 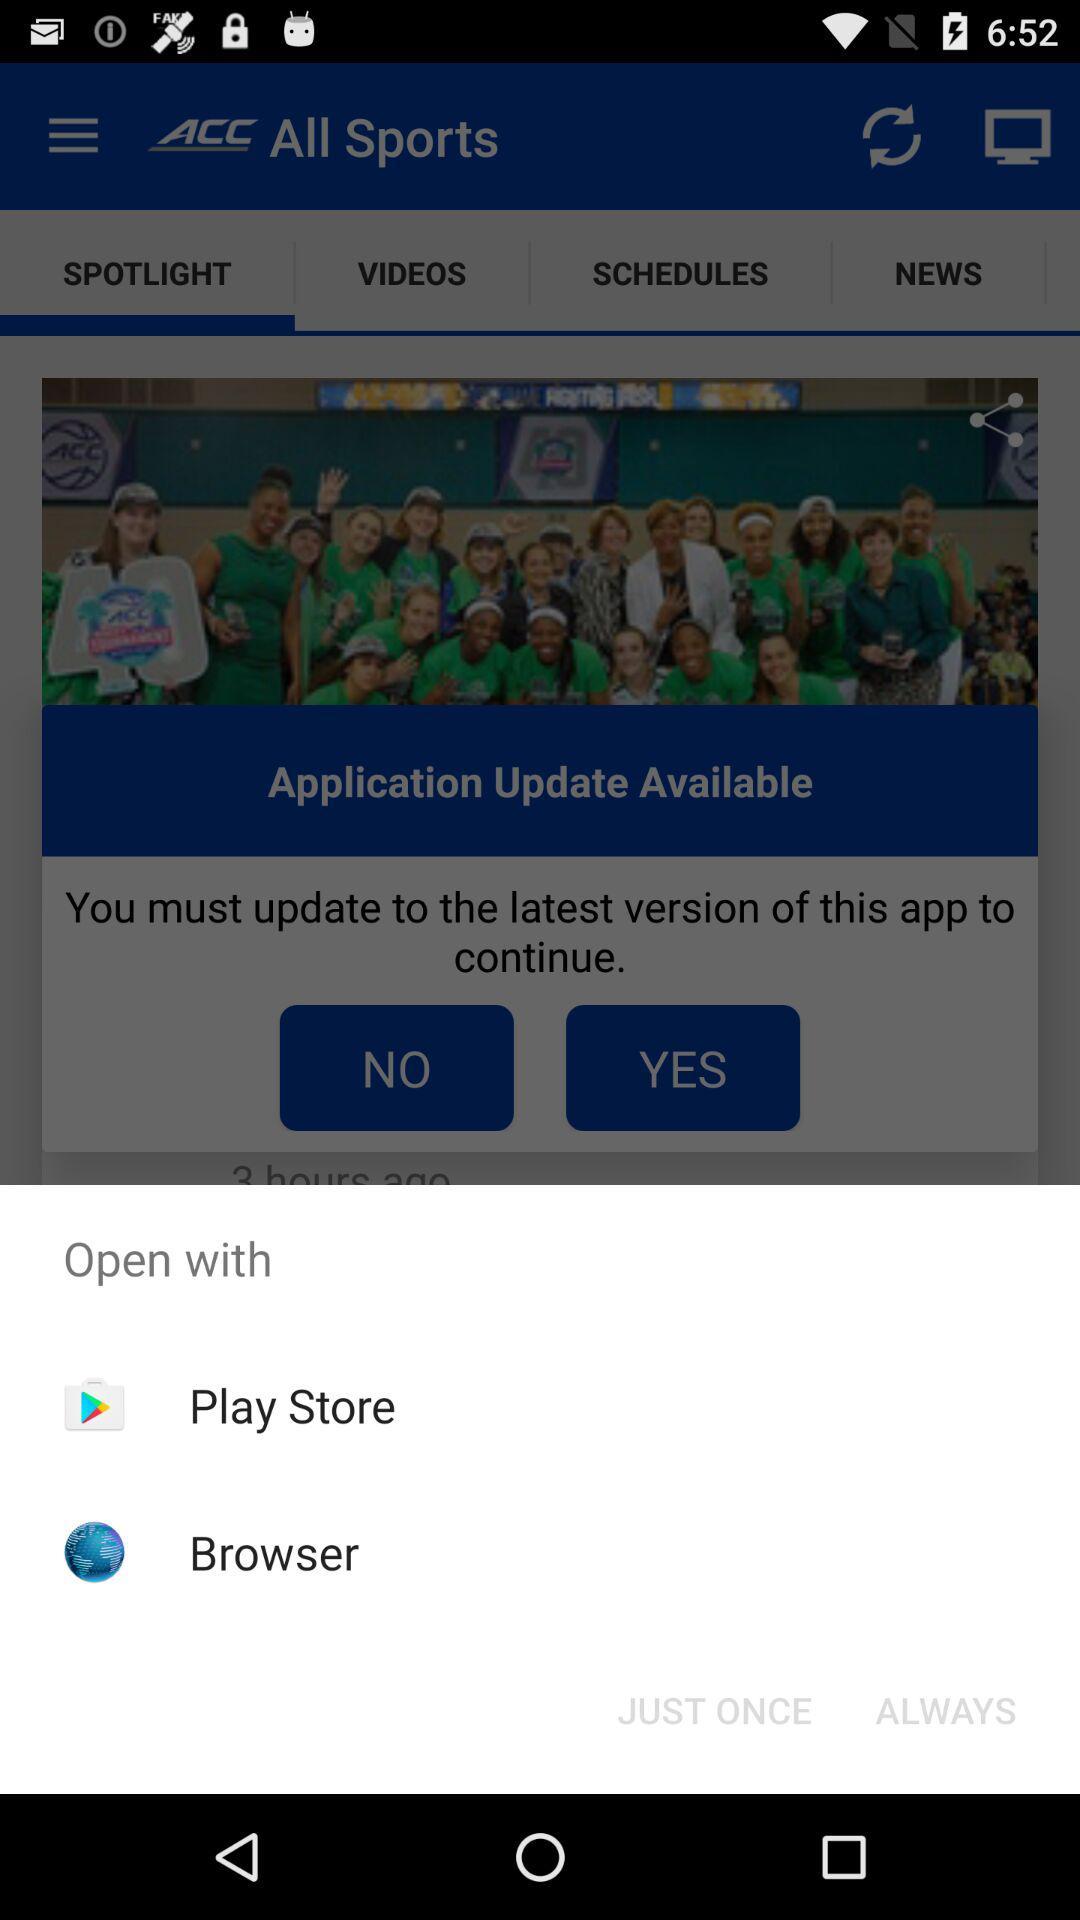 What do you see at coordinates (945, 1708) in the screenshot?
I see `the always at the bottom right corner` at bounding box center [945, 1708].